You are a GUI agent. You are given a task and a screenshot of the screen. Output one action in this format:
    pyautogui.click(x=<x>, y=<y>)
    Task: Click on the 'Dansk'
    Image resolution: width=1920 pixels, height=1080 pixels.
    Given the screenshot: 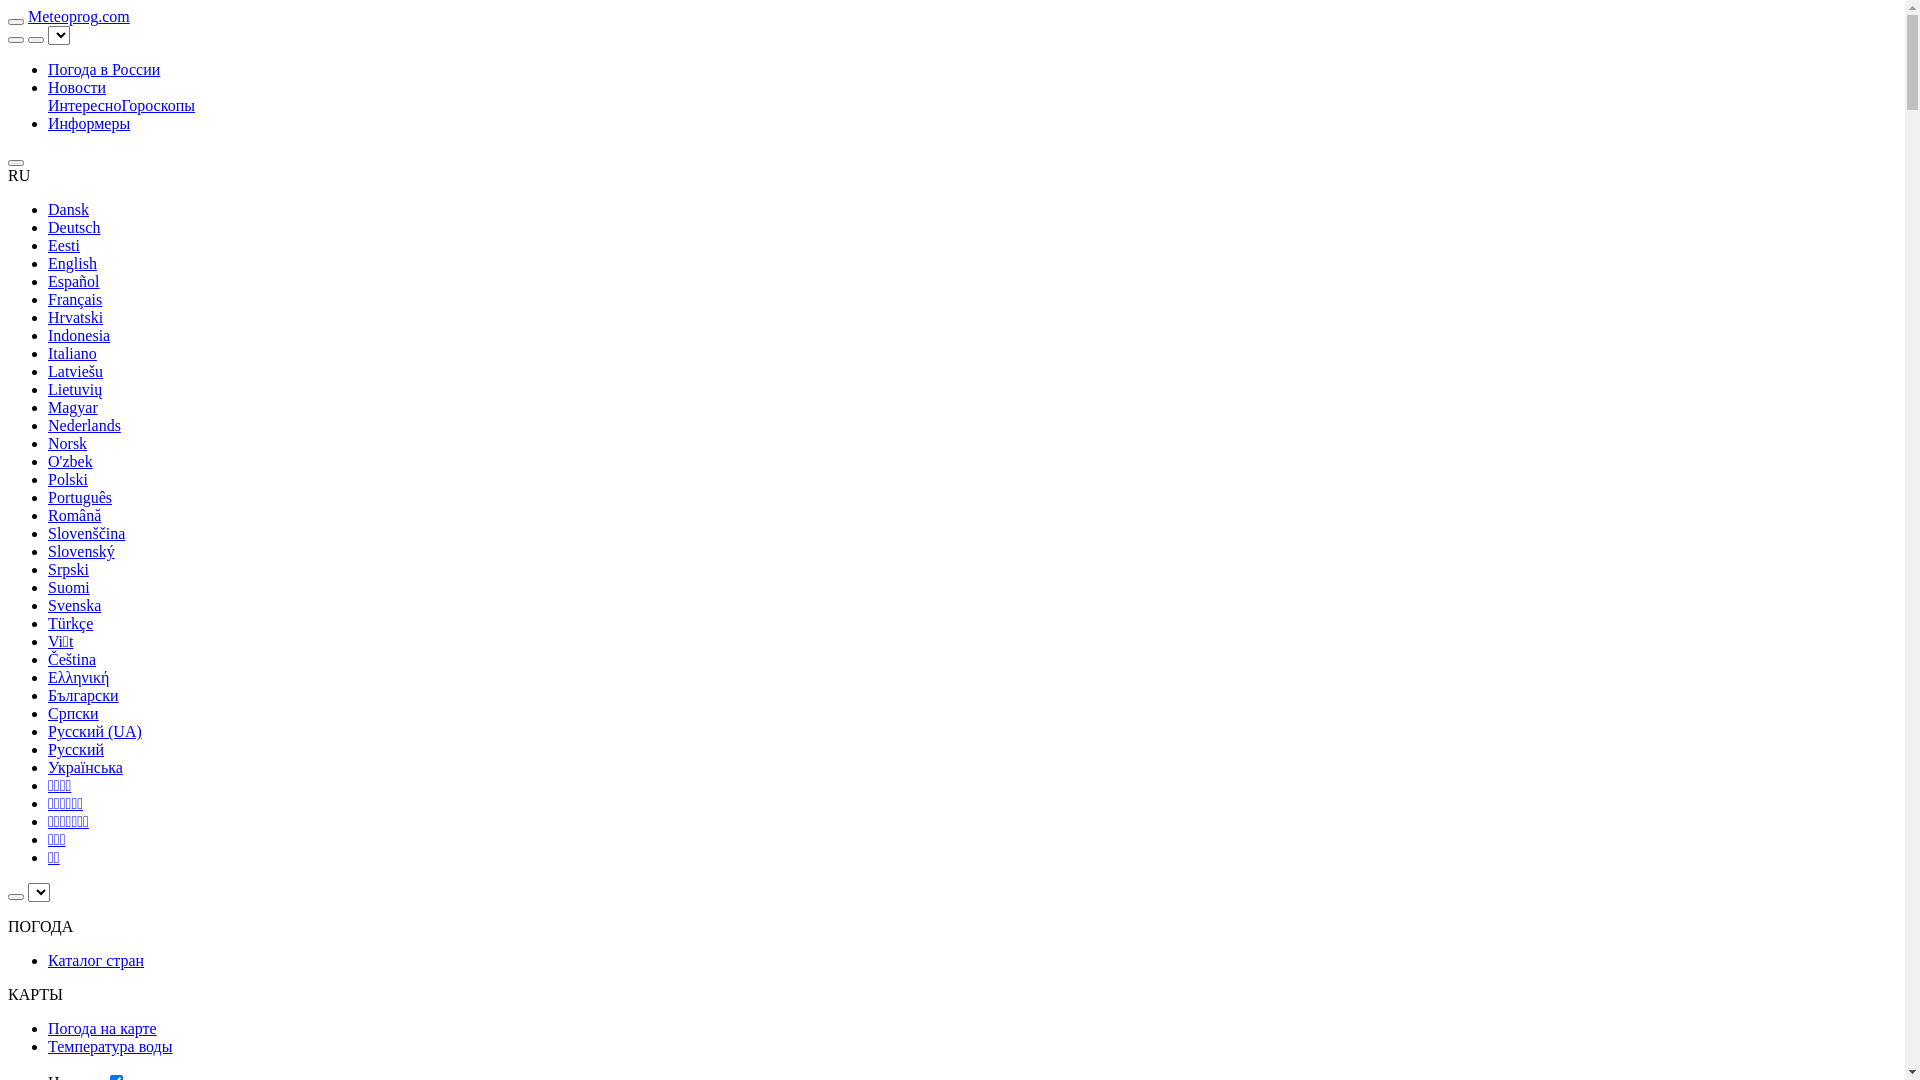 What is the action you would take?
    pyautogui.click(x=68, y=209)
    